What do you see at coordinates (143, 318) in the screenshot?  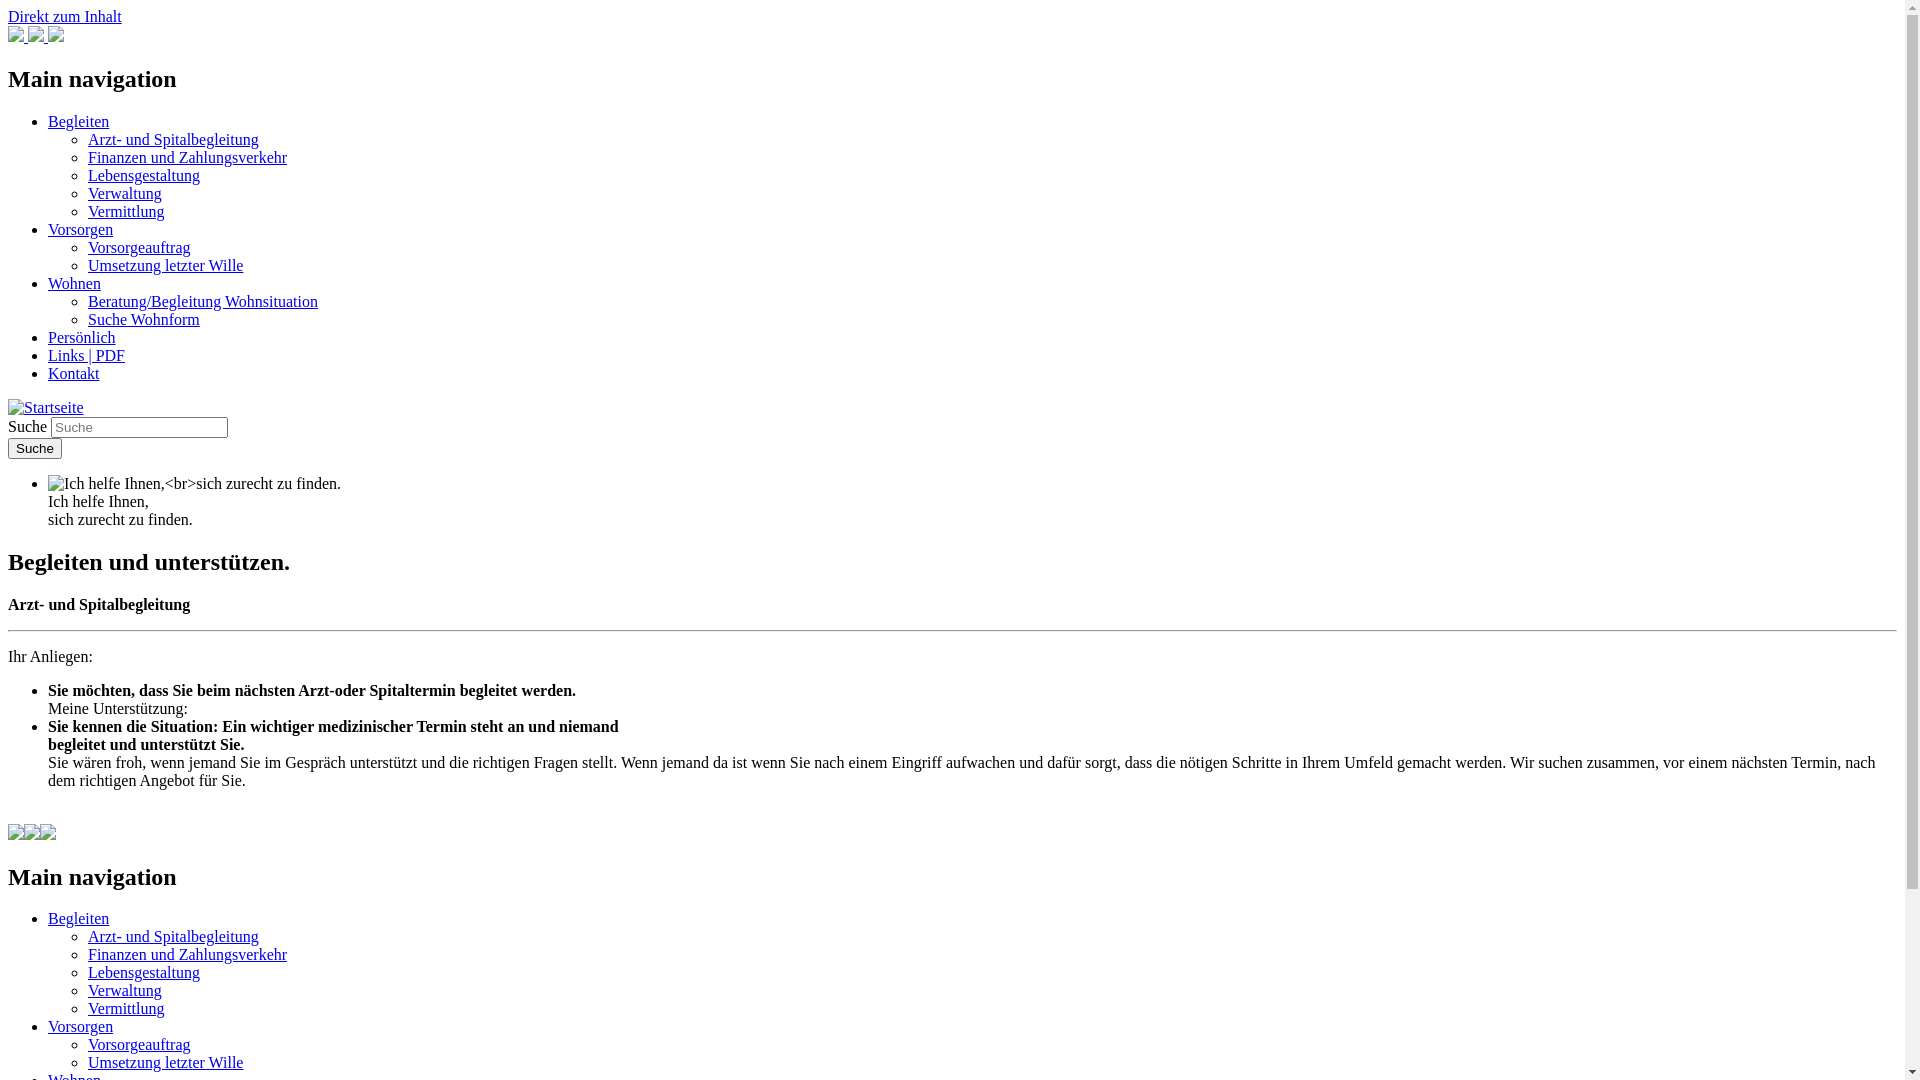 I see `'Suche Wohnform'` at bounding box center [143, 318].